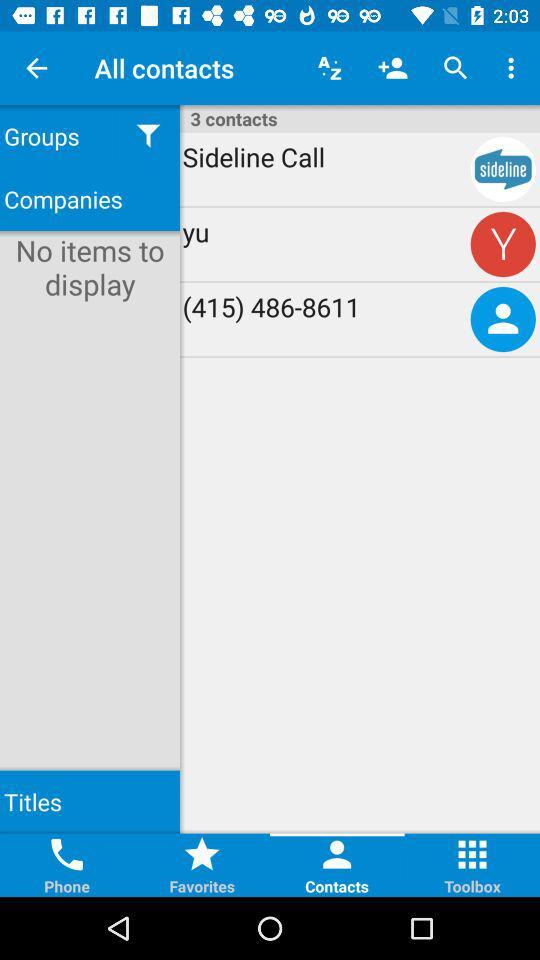 The image size is (540, 960). I want to click on icon below the all contacts item, so click(147, 135).